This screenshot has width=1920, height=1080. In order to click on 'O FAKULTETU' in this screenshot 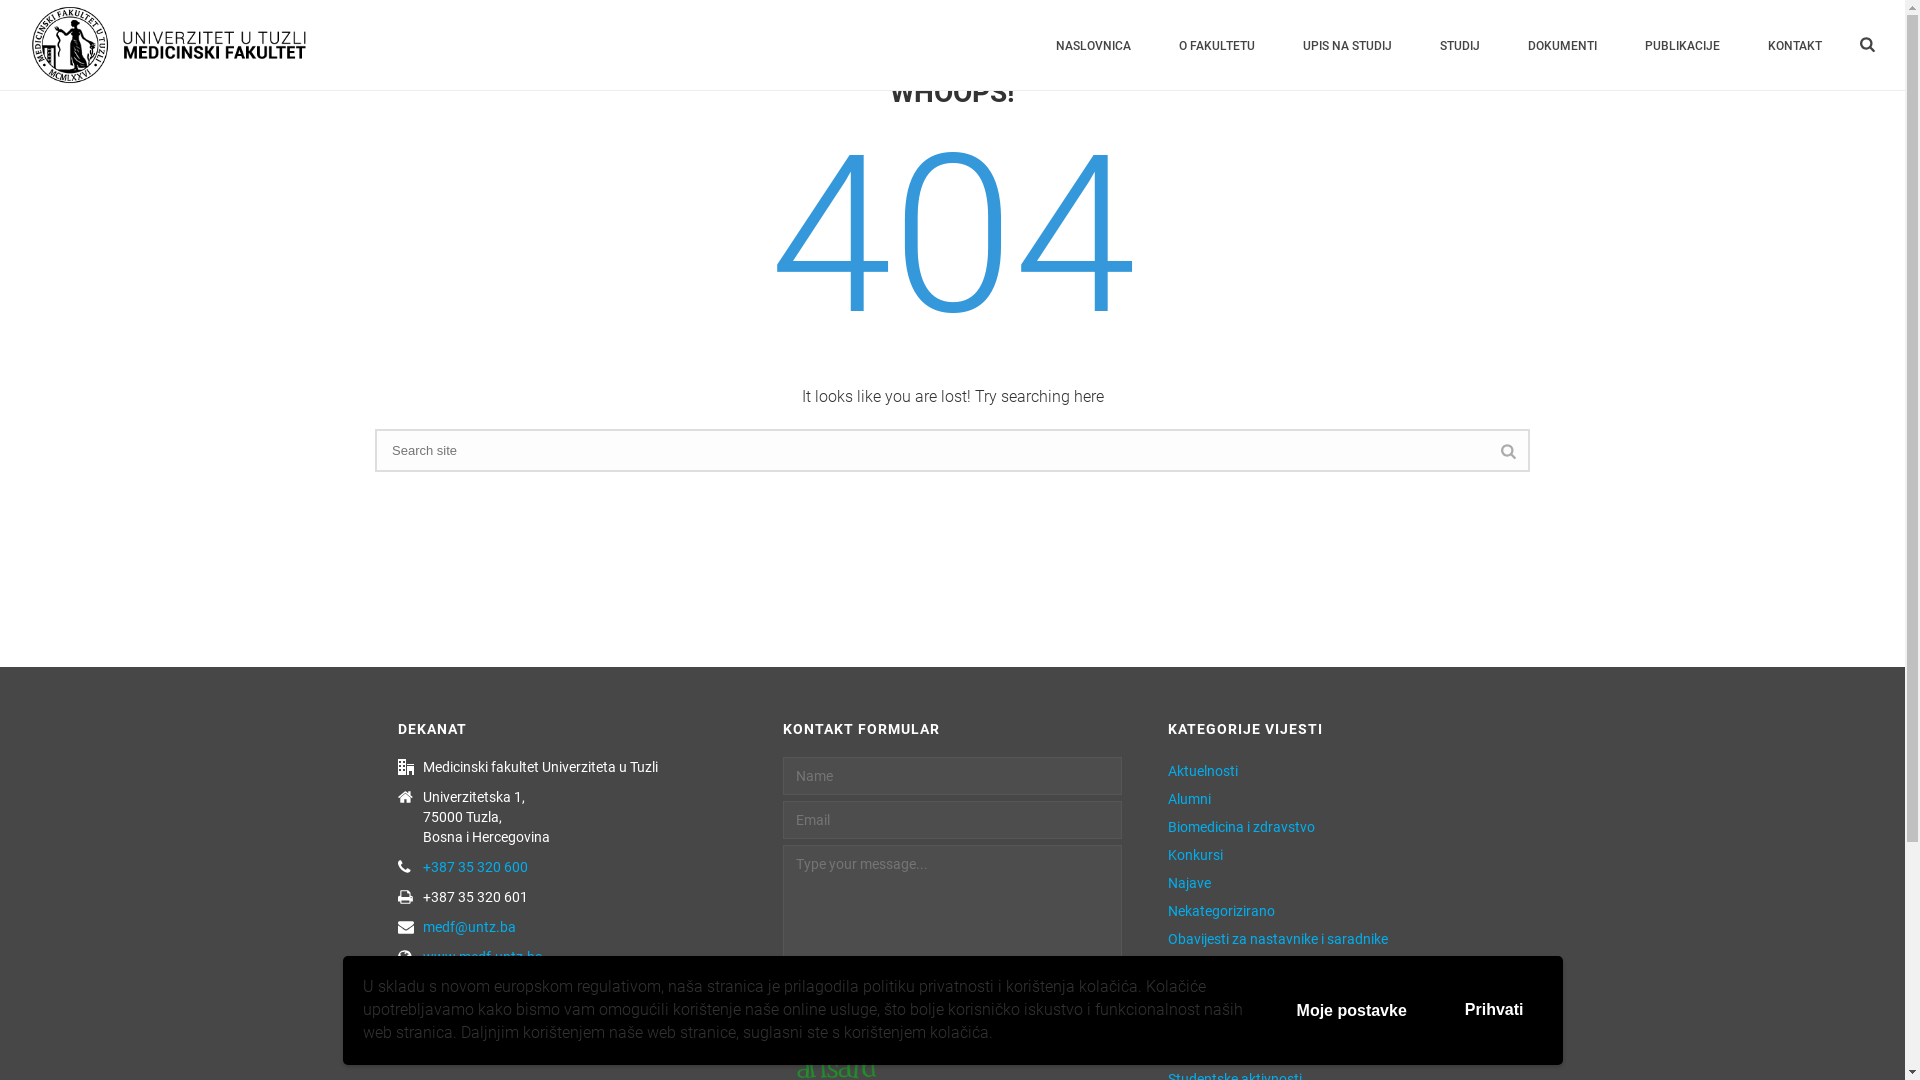, I will do `click(1216, 45)`.